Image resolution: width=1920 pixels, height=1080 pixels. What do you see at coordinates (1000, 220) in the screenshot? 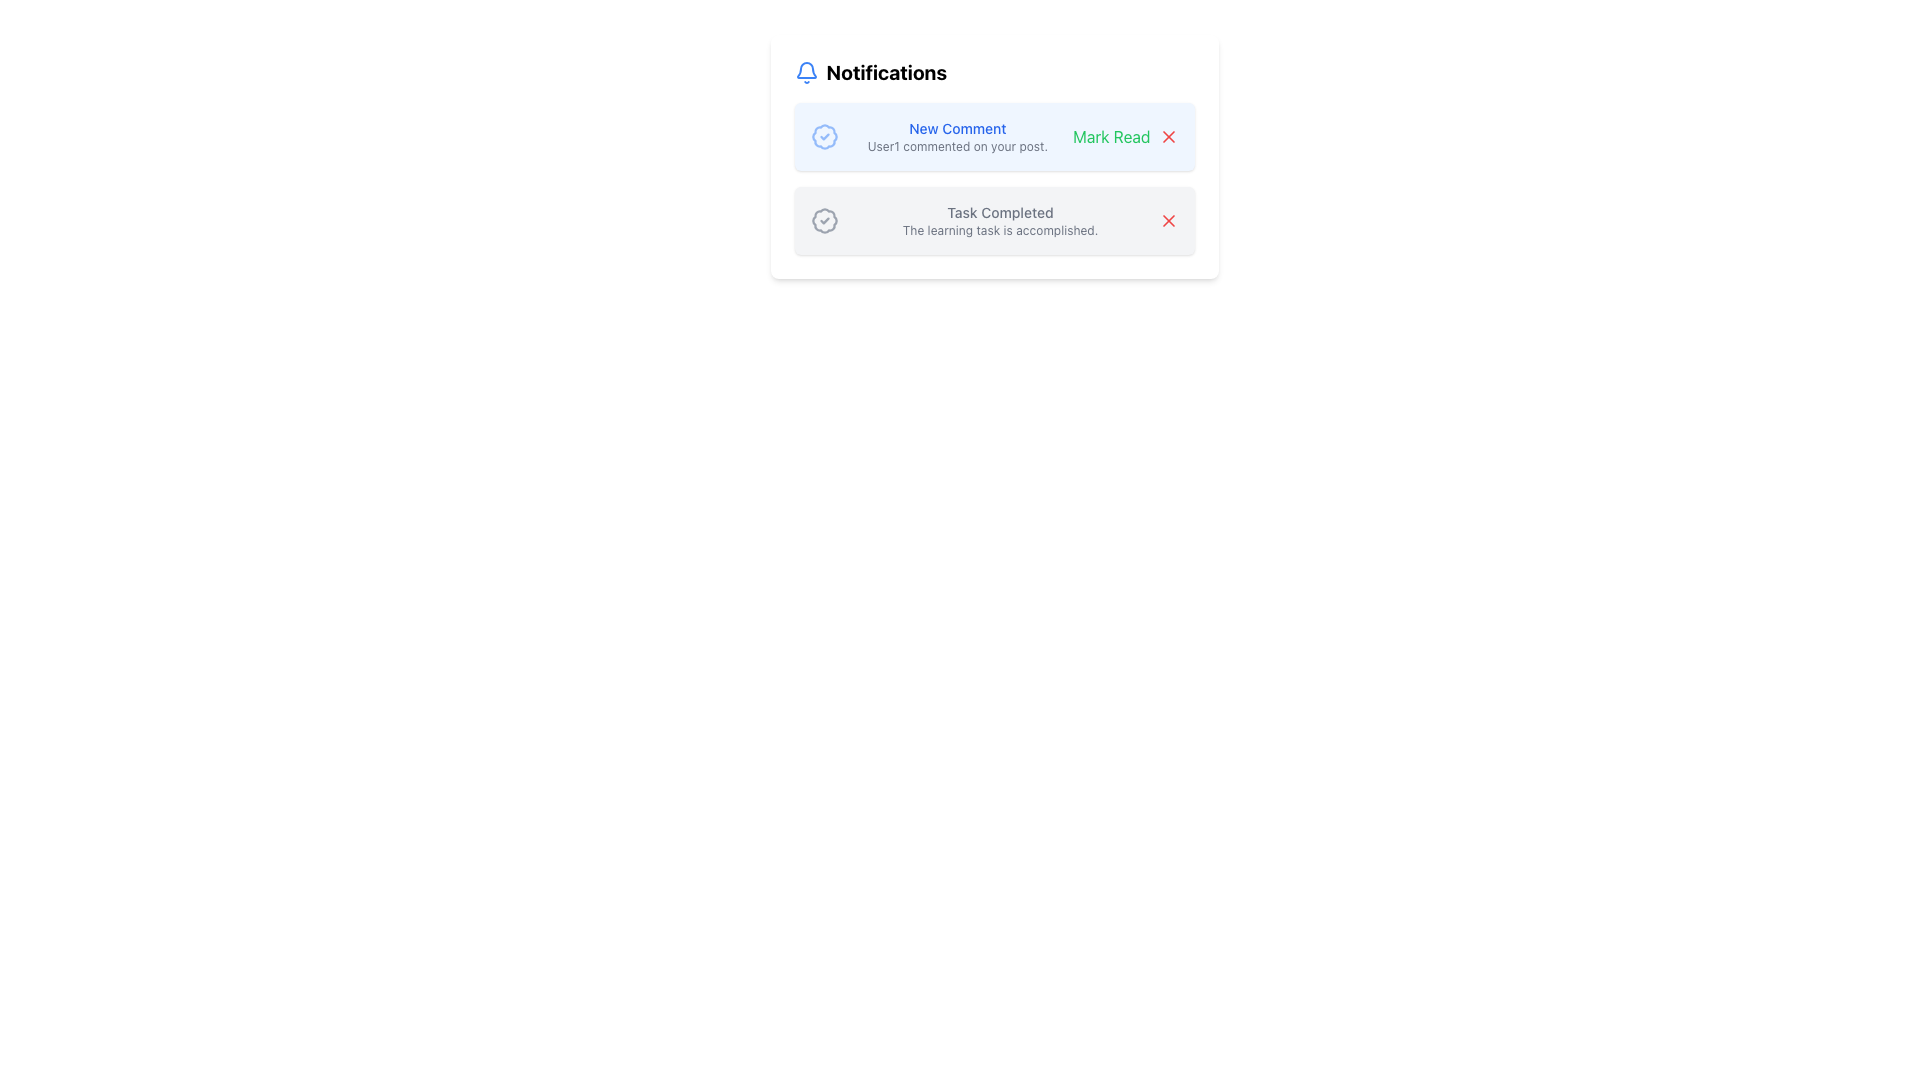
I see `the text component that displays 'Task Completed' and 'The learning task is accomplished.' in the lower notification block` at bounding box center [1000, 220].